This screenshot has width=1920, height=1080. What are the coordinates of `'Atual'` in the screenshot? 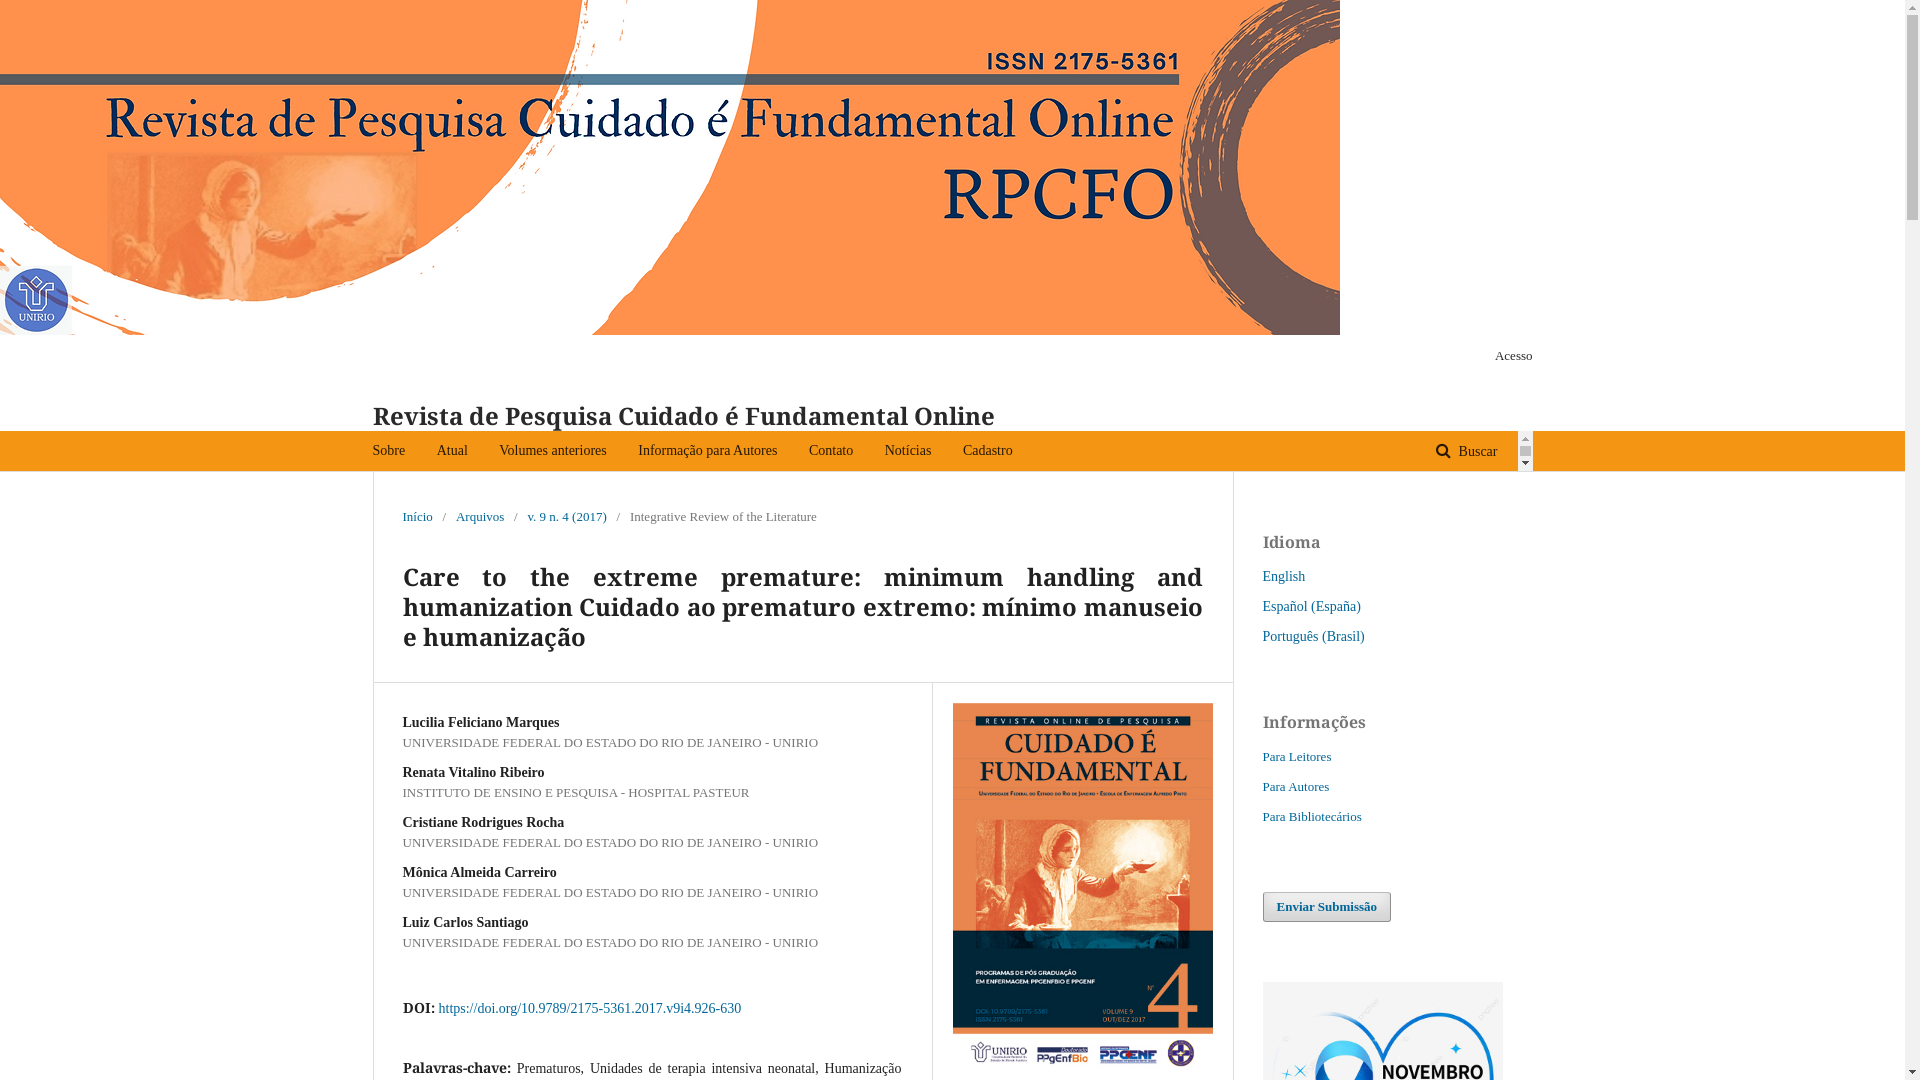 It's located at (451, 451).